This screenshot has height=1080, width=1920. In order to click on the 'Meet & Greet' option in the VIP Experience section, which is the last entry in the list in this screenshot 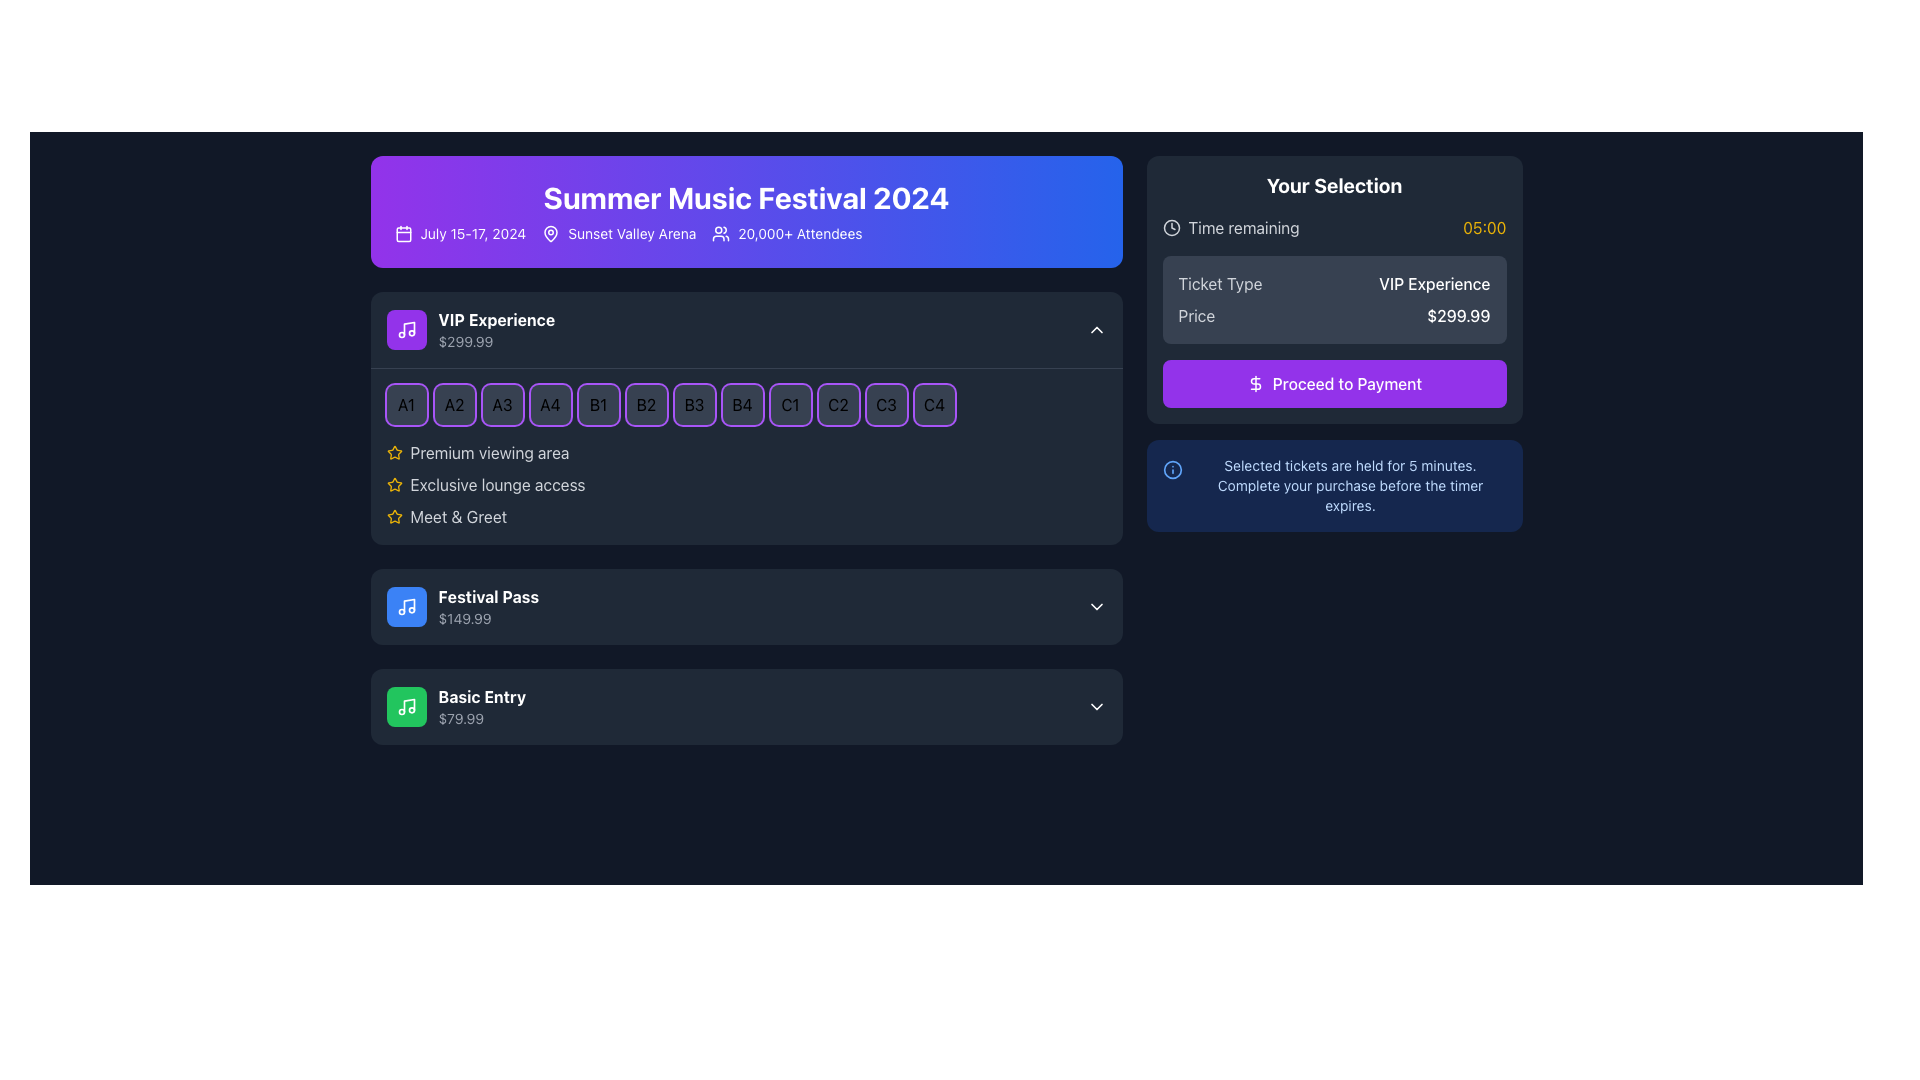, I will do `click(745, 515)`.